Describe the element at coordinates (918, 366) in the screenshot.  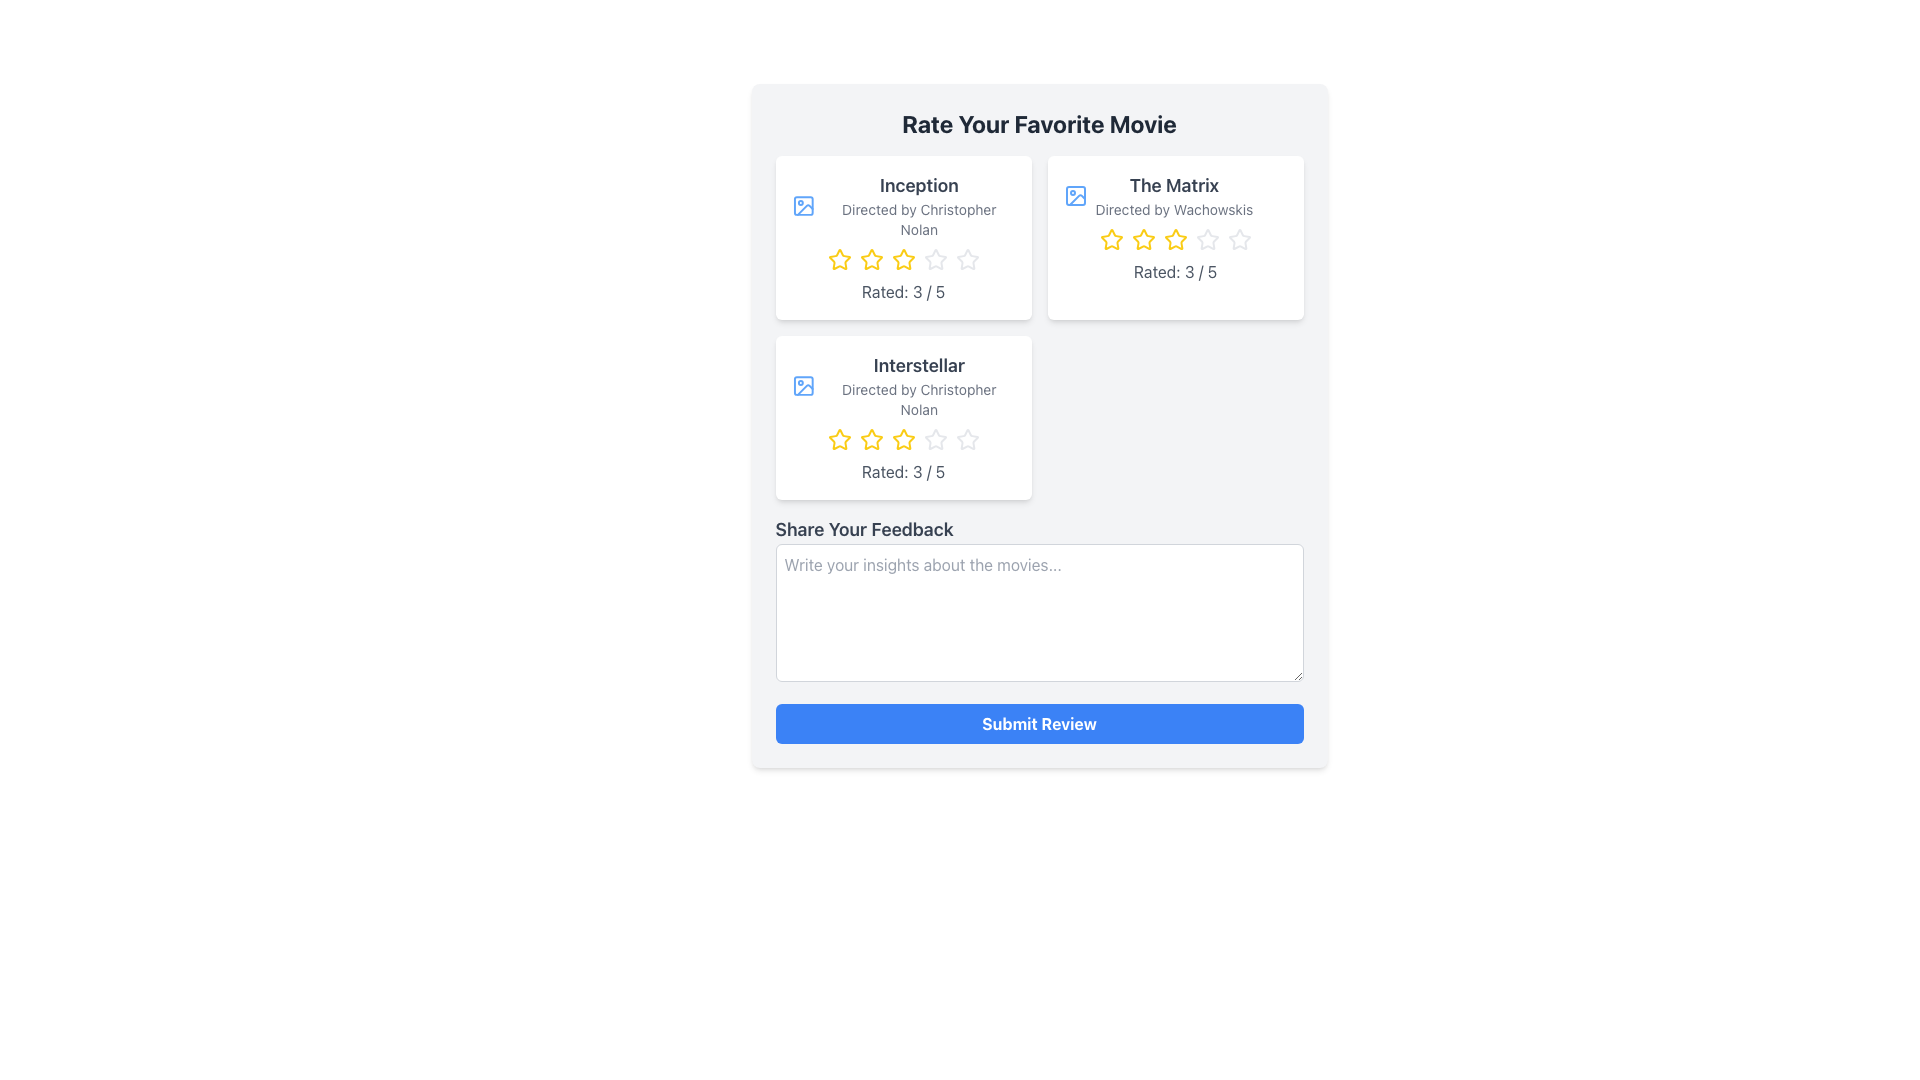
I see `text label displaying 'Interstellar' in bold, large dark gray font located in the third card under 'Rate Your Favorite Movie'` at that location.